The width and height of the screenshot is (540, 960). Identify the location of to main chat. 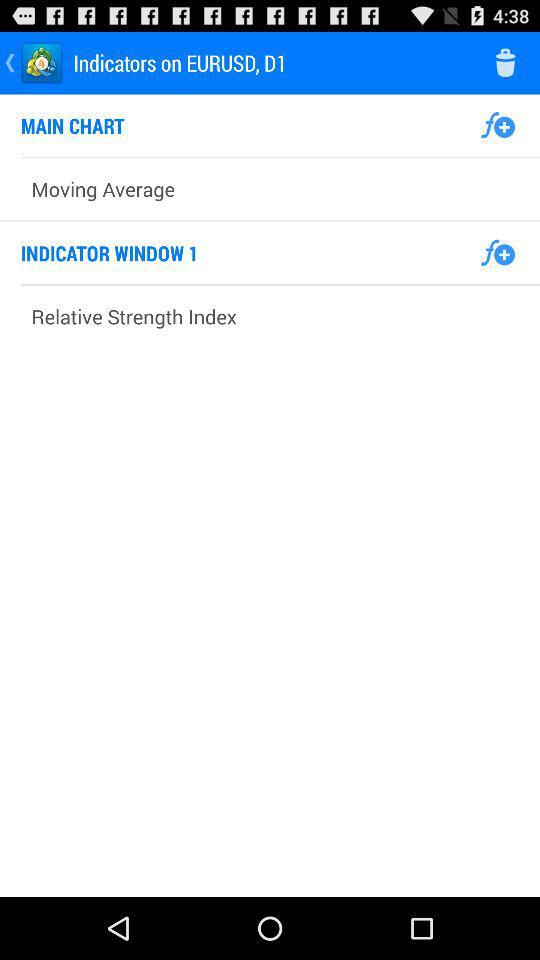
(496, 124).